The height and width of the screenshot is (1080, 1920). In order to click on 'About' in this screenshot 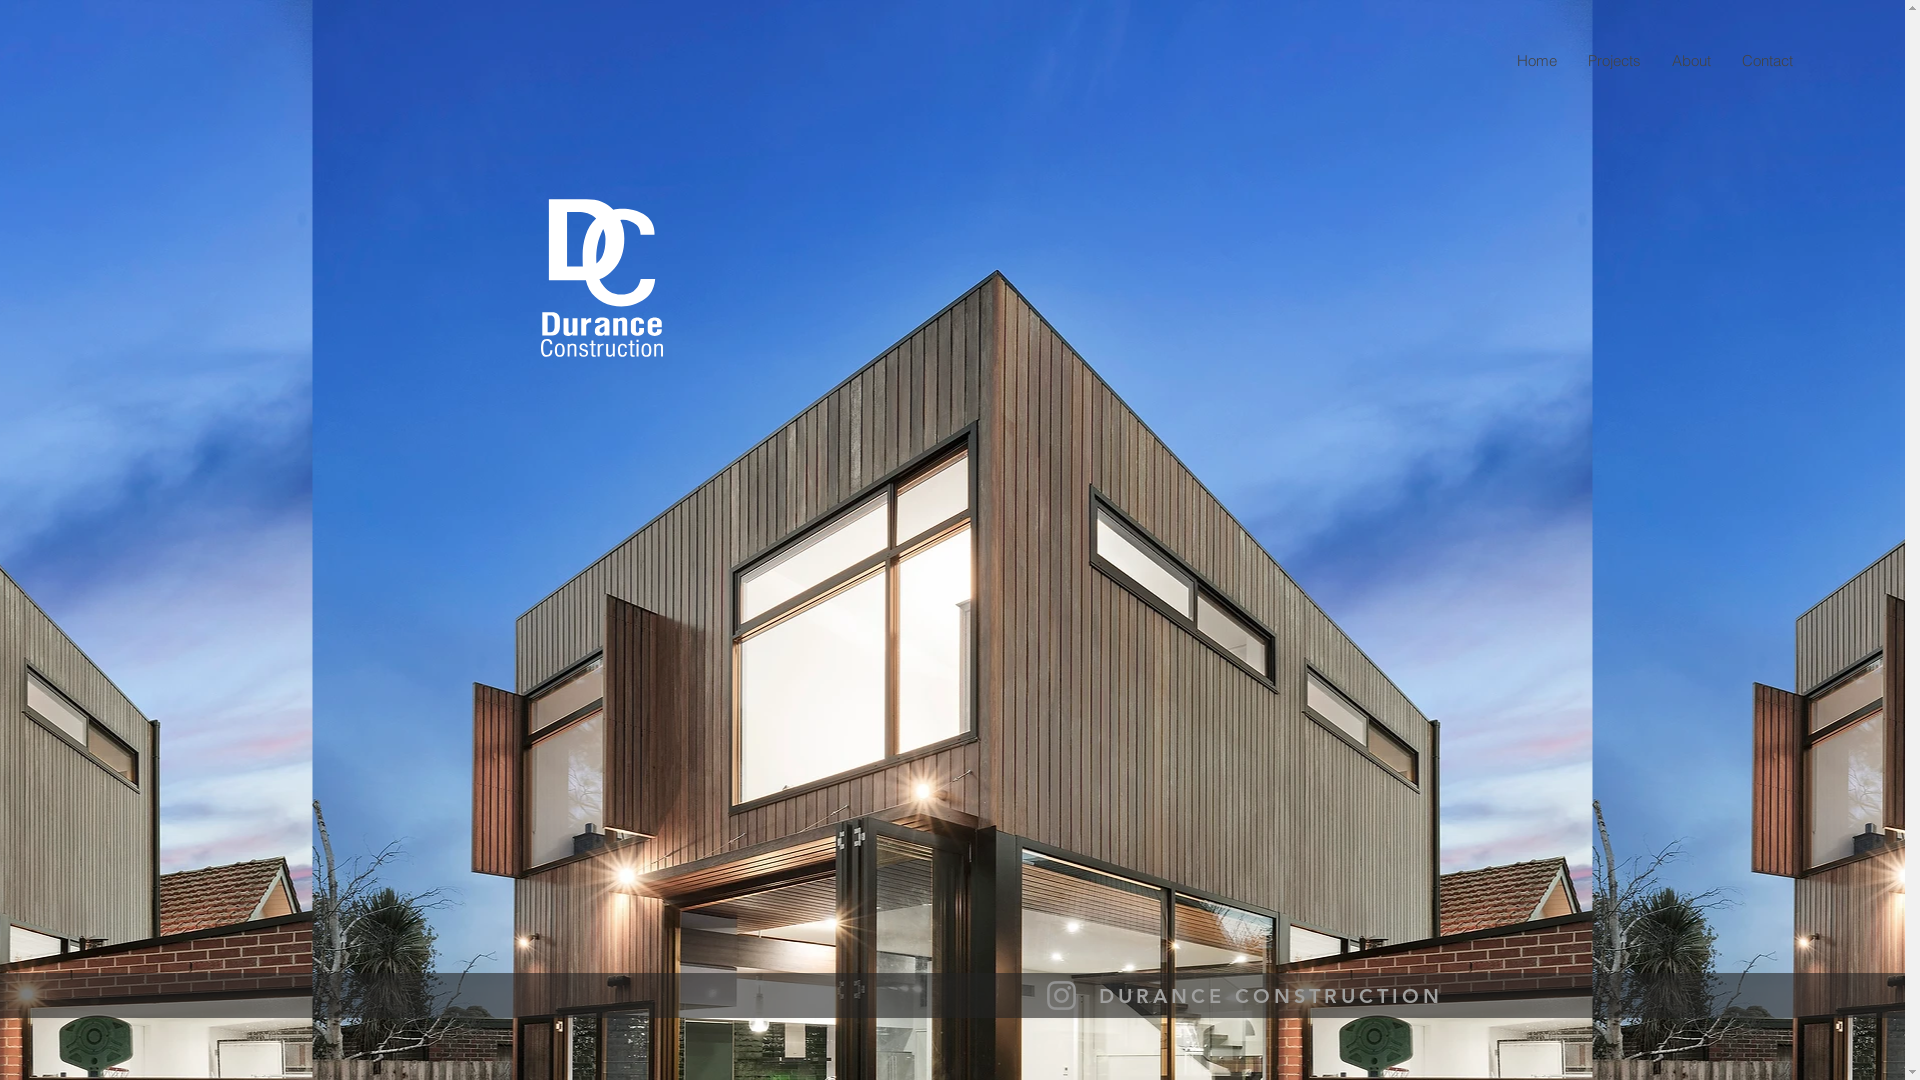, I will do `click(1689, 59)`.